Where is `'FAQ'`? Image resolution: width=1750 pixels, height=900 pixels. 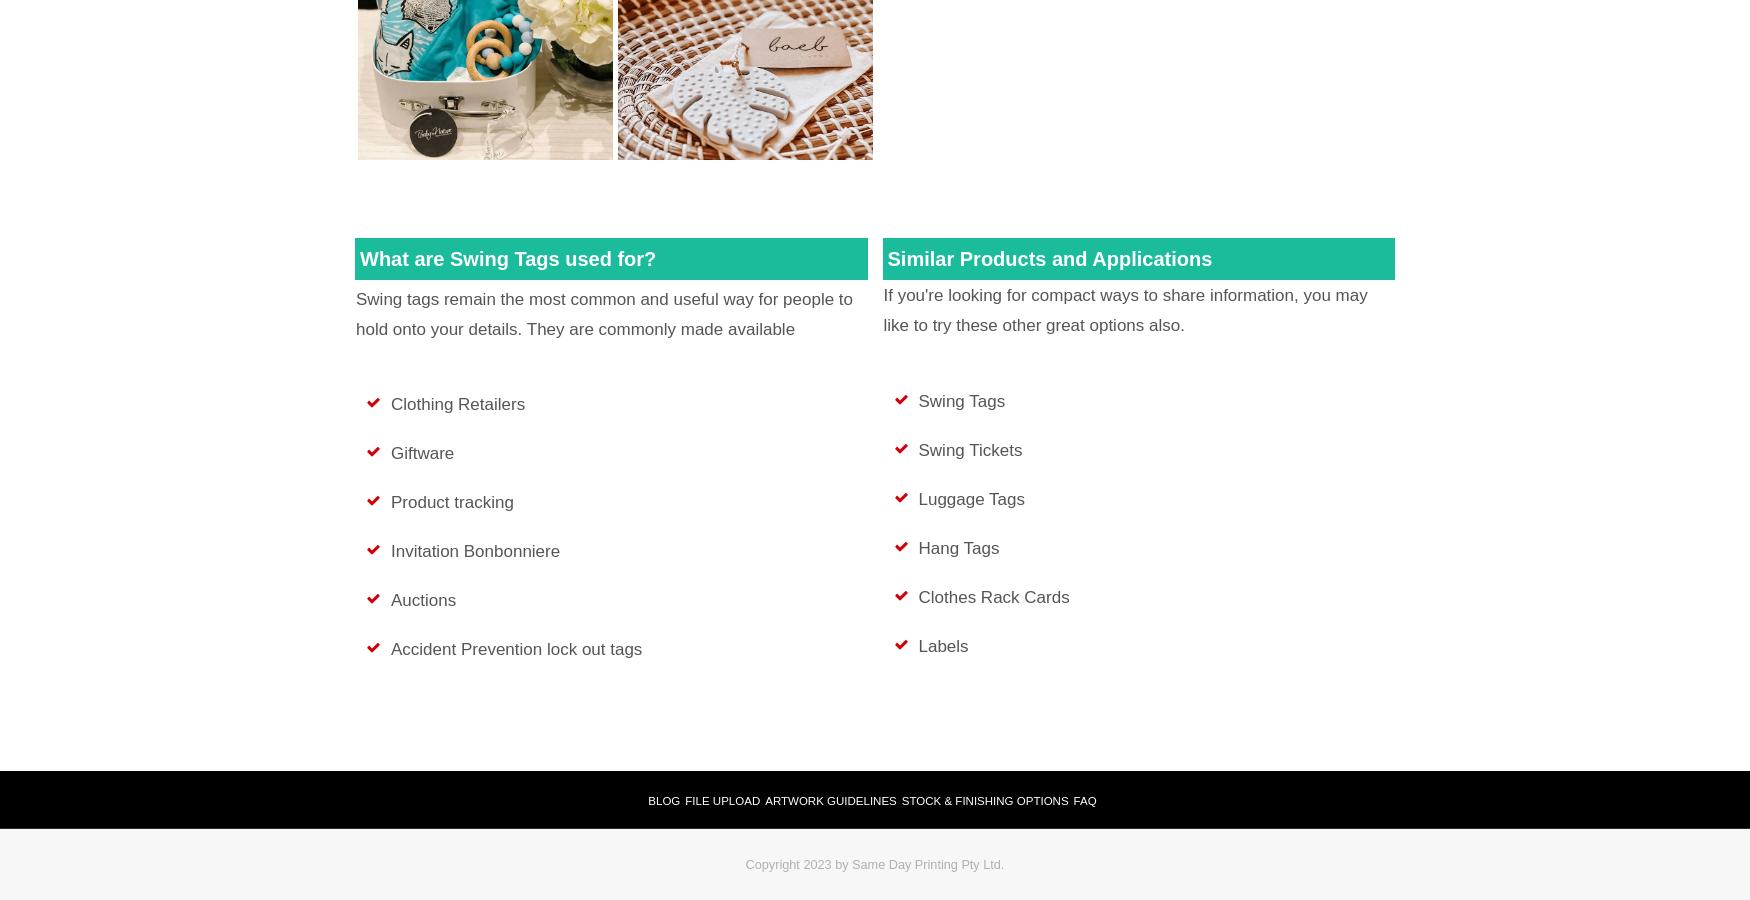
'FAQ' is located at coordinates (1072, 801).